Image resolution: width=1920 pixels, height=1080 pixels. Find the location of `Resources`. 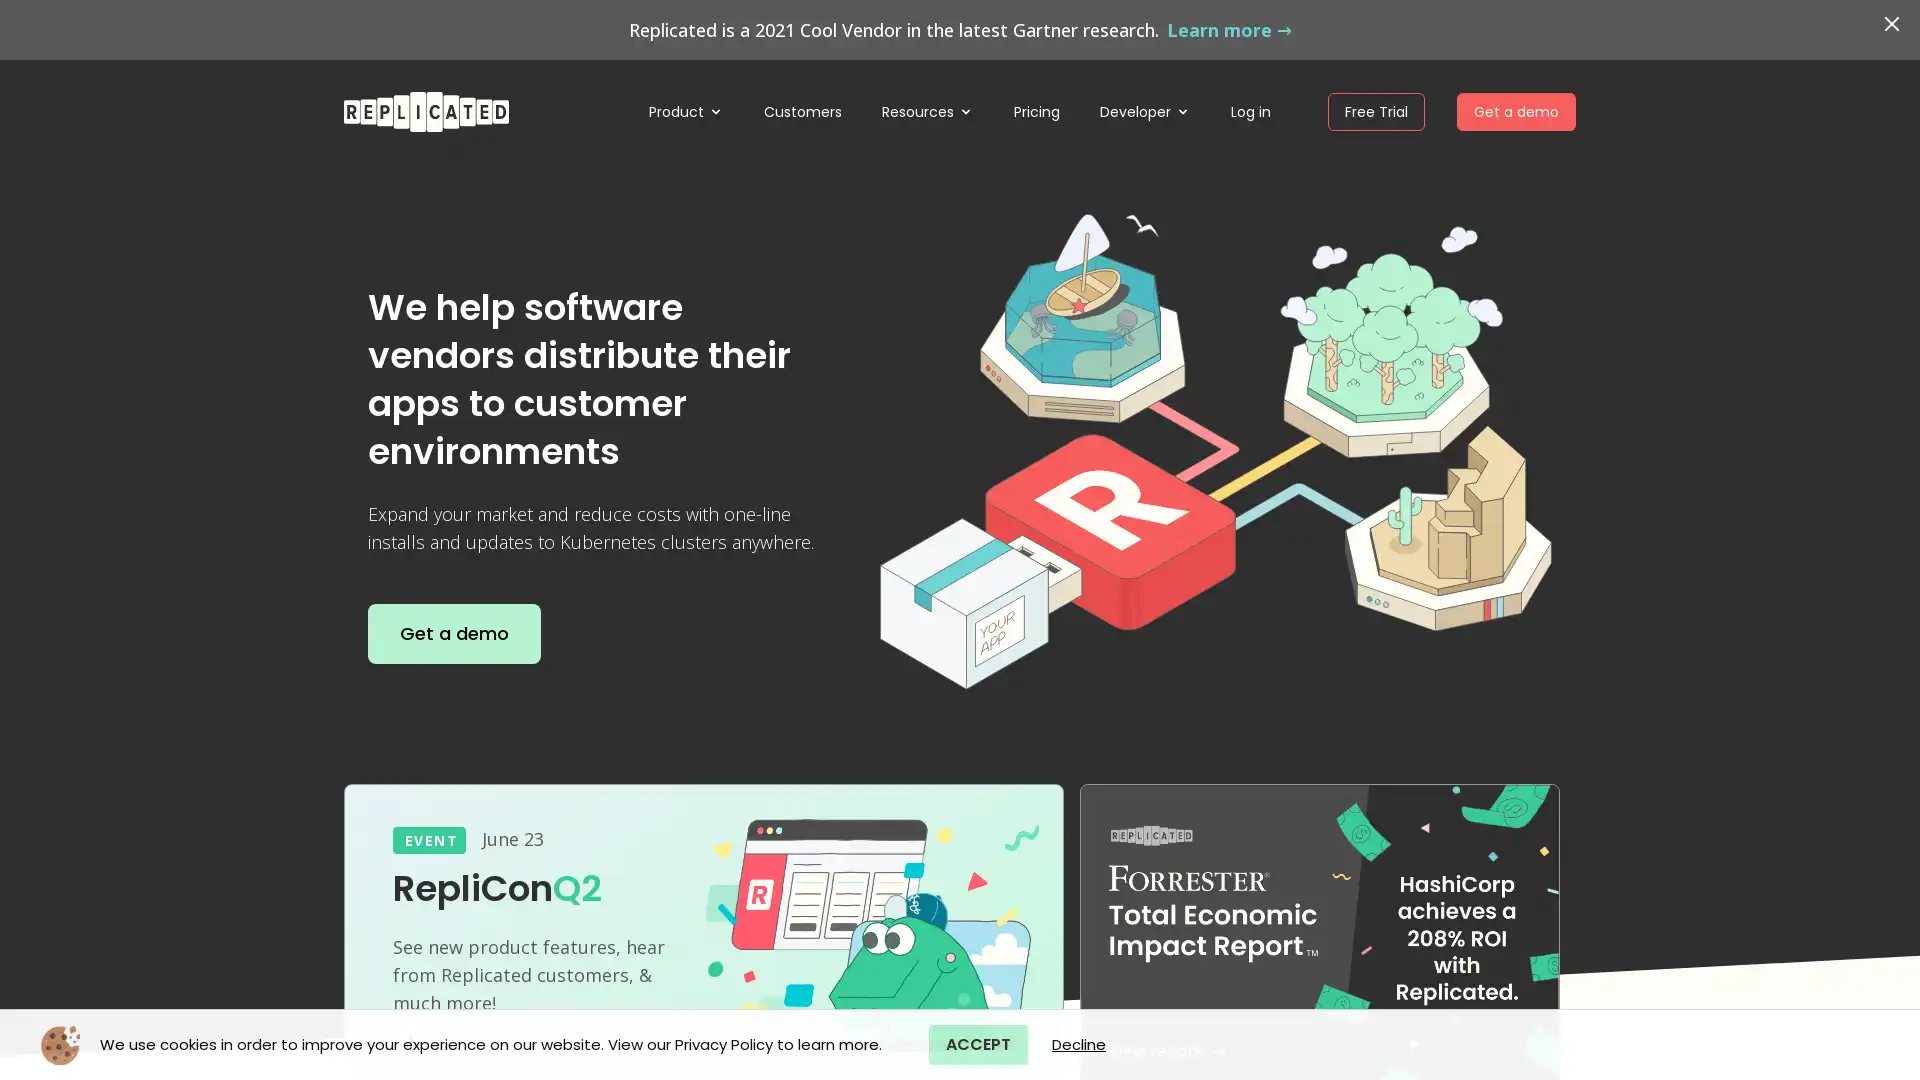

Resources is located at coordinates (926, 111).